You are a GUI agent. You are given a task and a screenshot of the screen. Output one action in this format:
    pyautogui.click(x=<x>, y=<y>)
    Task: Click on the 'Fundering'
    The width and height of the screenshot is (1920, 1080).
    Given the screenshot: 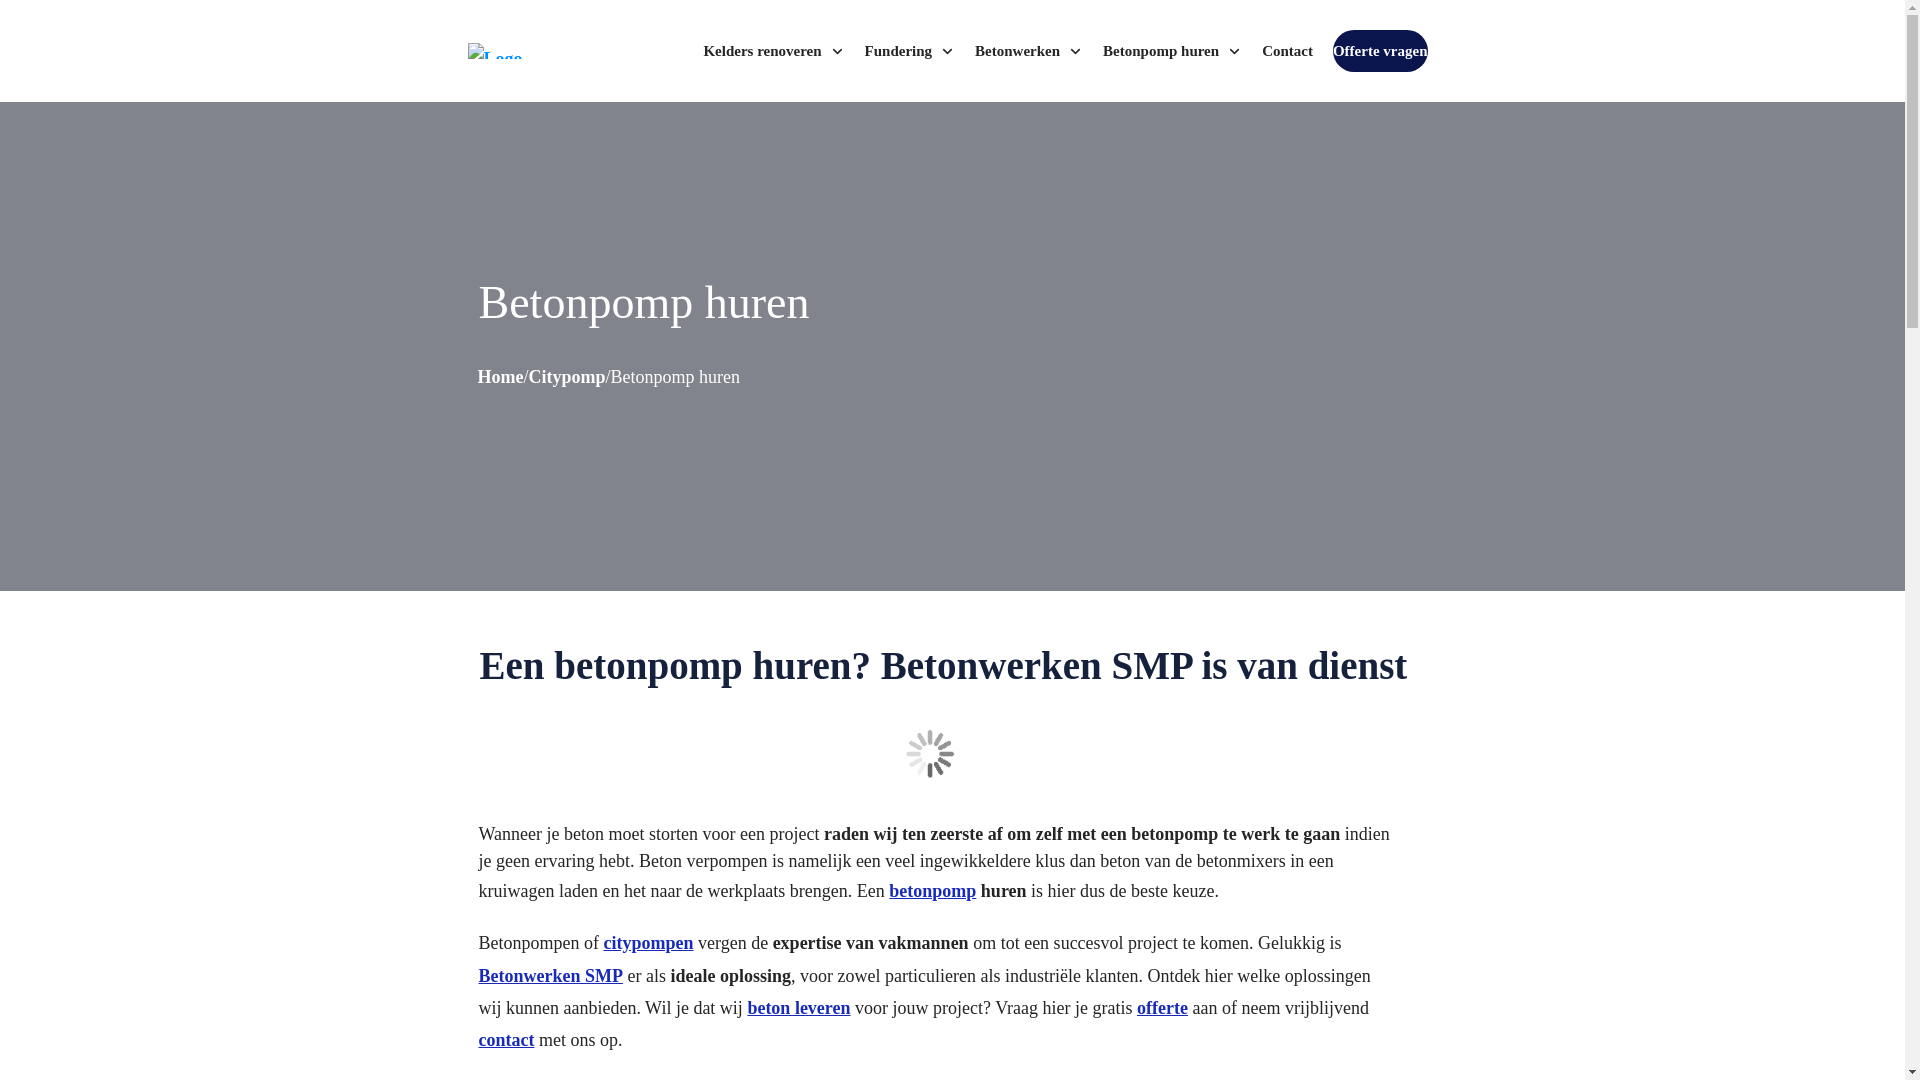 What is the action you would take?
    pyautogui.click(x=909, y=49)
    